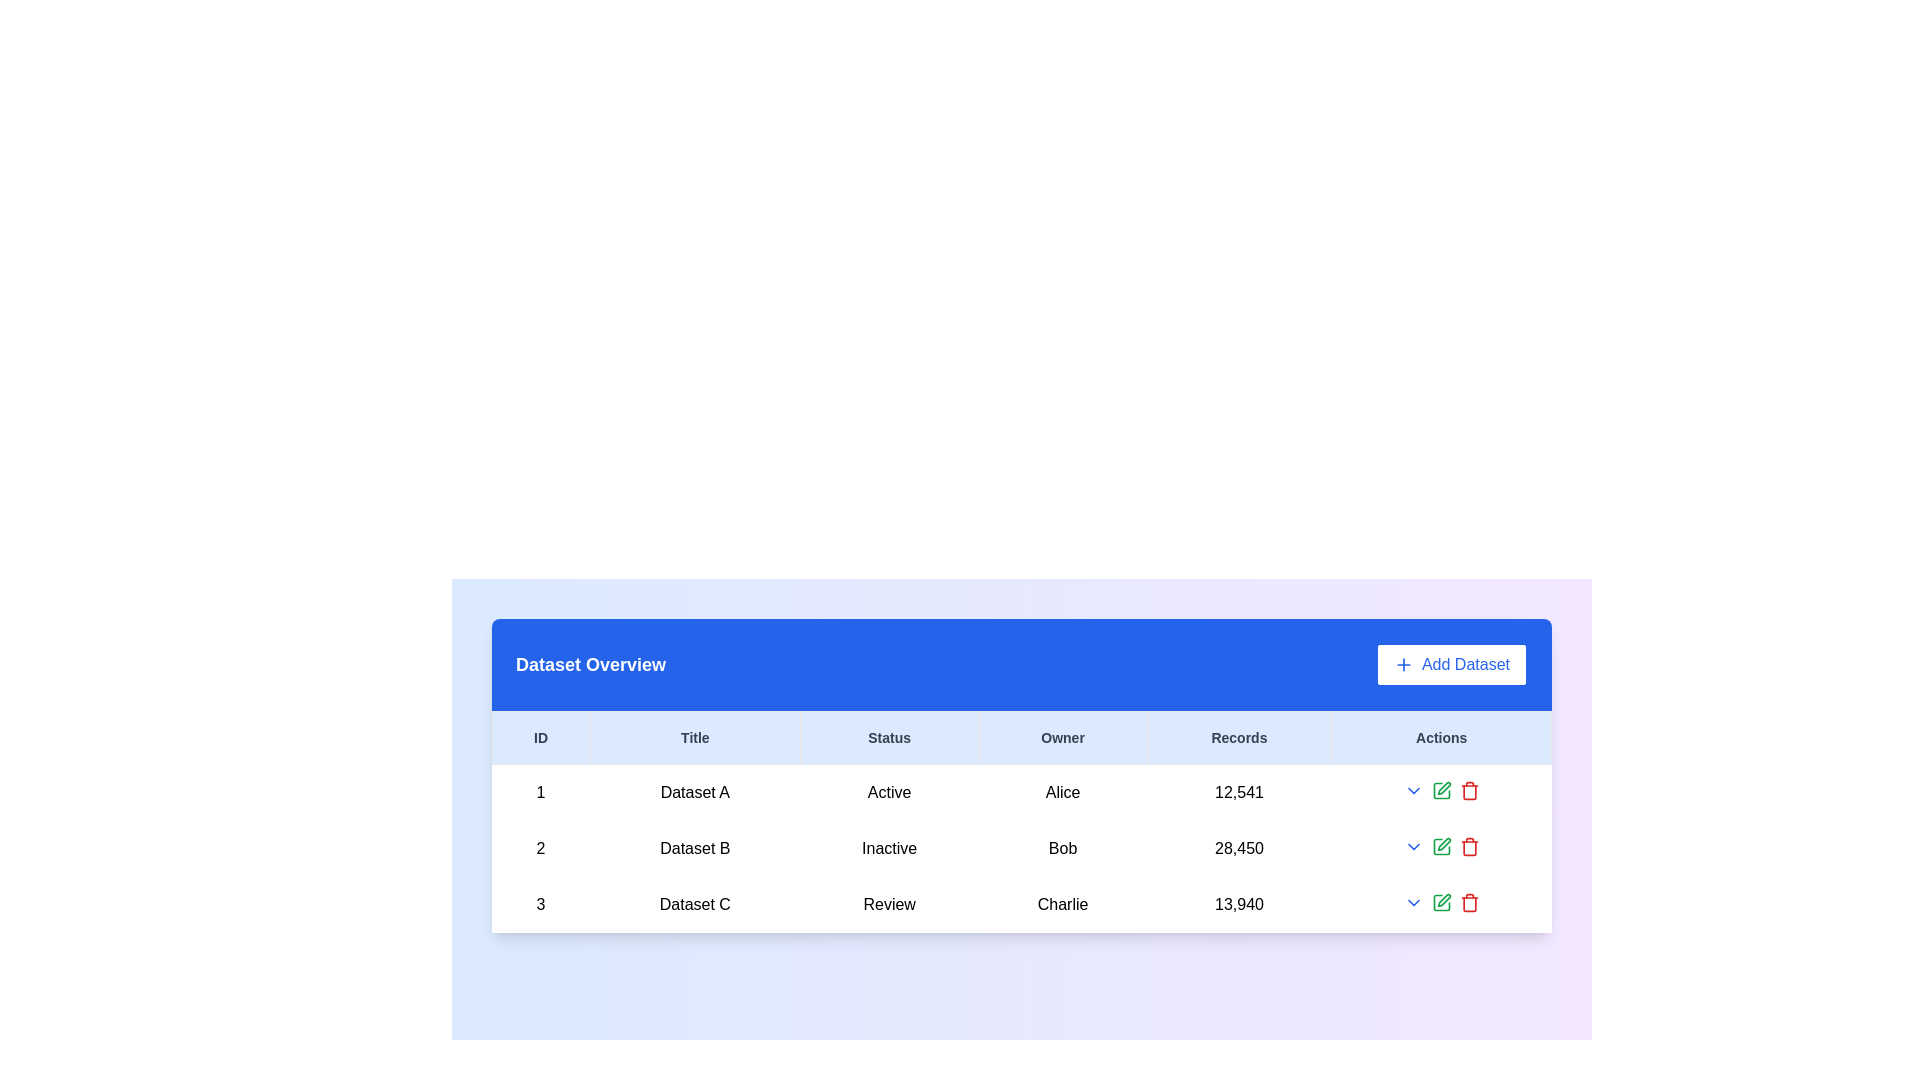 The image size is (1920, 1080). What do you see at coordinates (1441, 737) in the screenshot?
I see `the 'Actions' column header in the data table located in the top right section of the horizontal header bar` at bounding box center [1441, 737].